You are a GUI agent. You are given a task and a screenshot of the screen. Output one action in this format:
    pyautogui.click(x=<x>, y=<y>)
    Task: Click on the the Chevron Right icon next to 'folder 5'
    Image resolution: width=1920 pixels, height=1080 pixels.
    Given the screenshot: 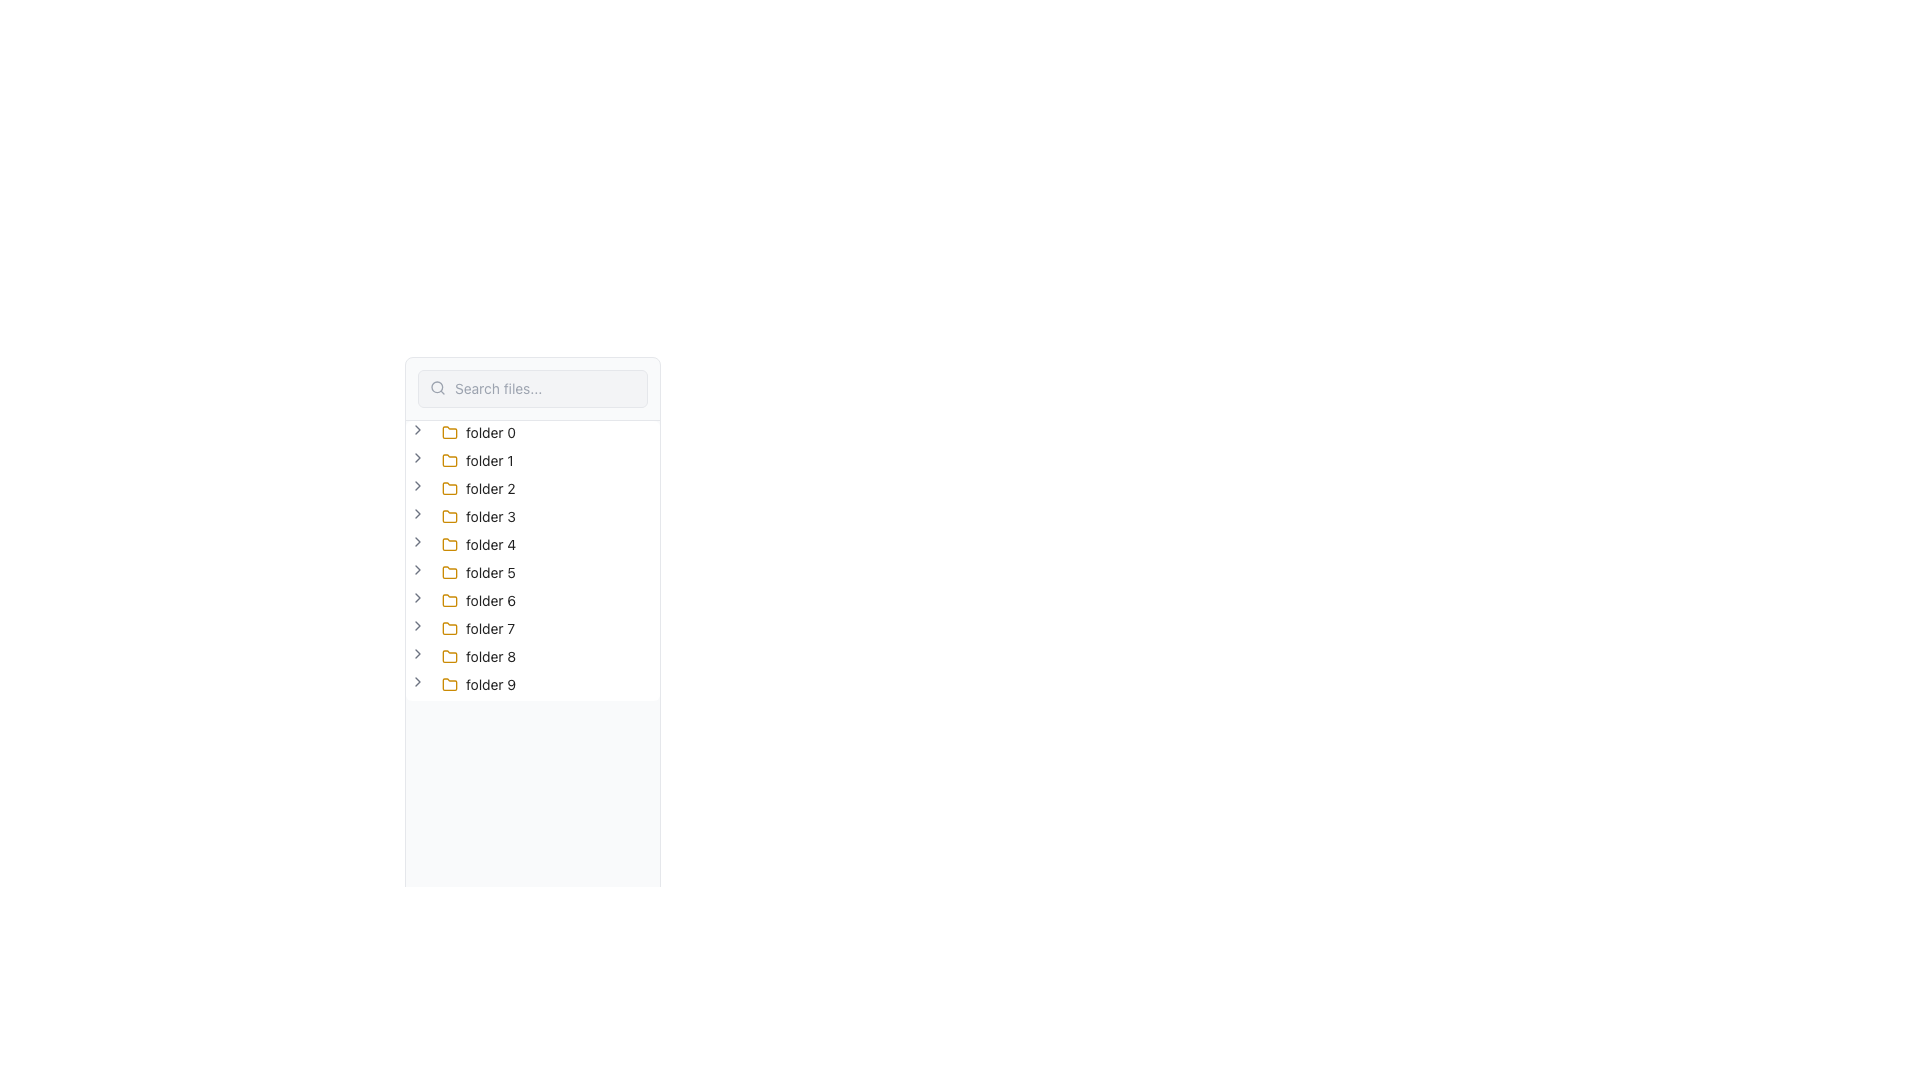 What is the action you would take?
    pyautogui.click(x=416, y=570)
    